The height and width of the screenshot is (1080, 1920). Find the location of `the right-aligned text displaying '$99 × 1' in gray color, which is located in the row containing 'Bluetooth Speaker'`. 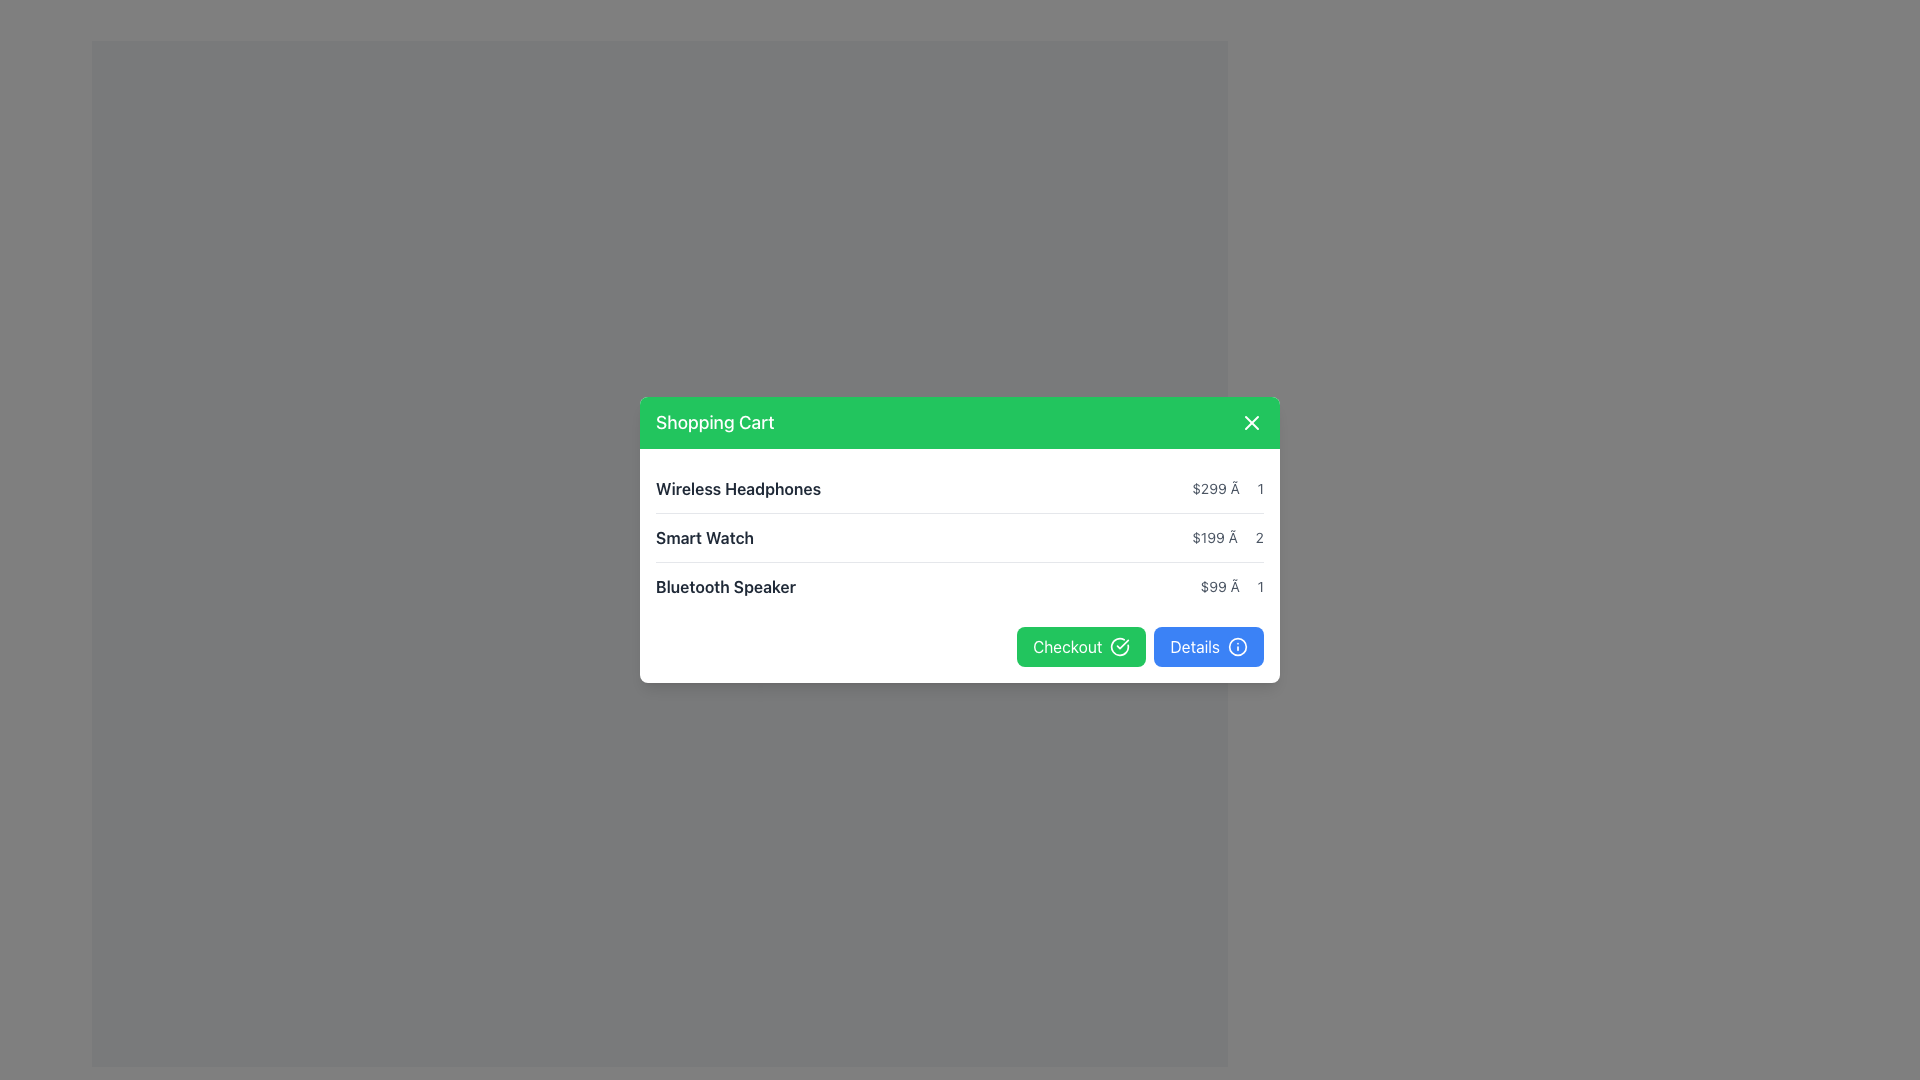

the right-aligned text displaying '$99 × 1' in gray color, which is located in the row containing 'Bluetooth Speaker' is located at coordinates (1231, 585).